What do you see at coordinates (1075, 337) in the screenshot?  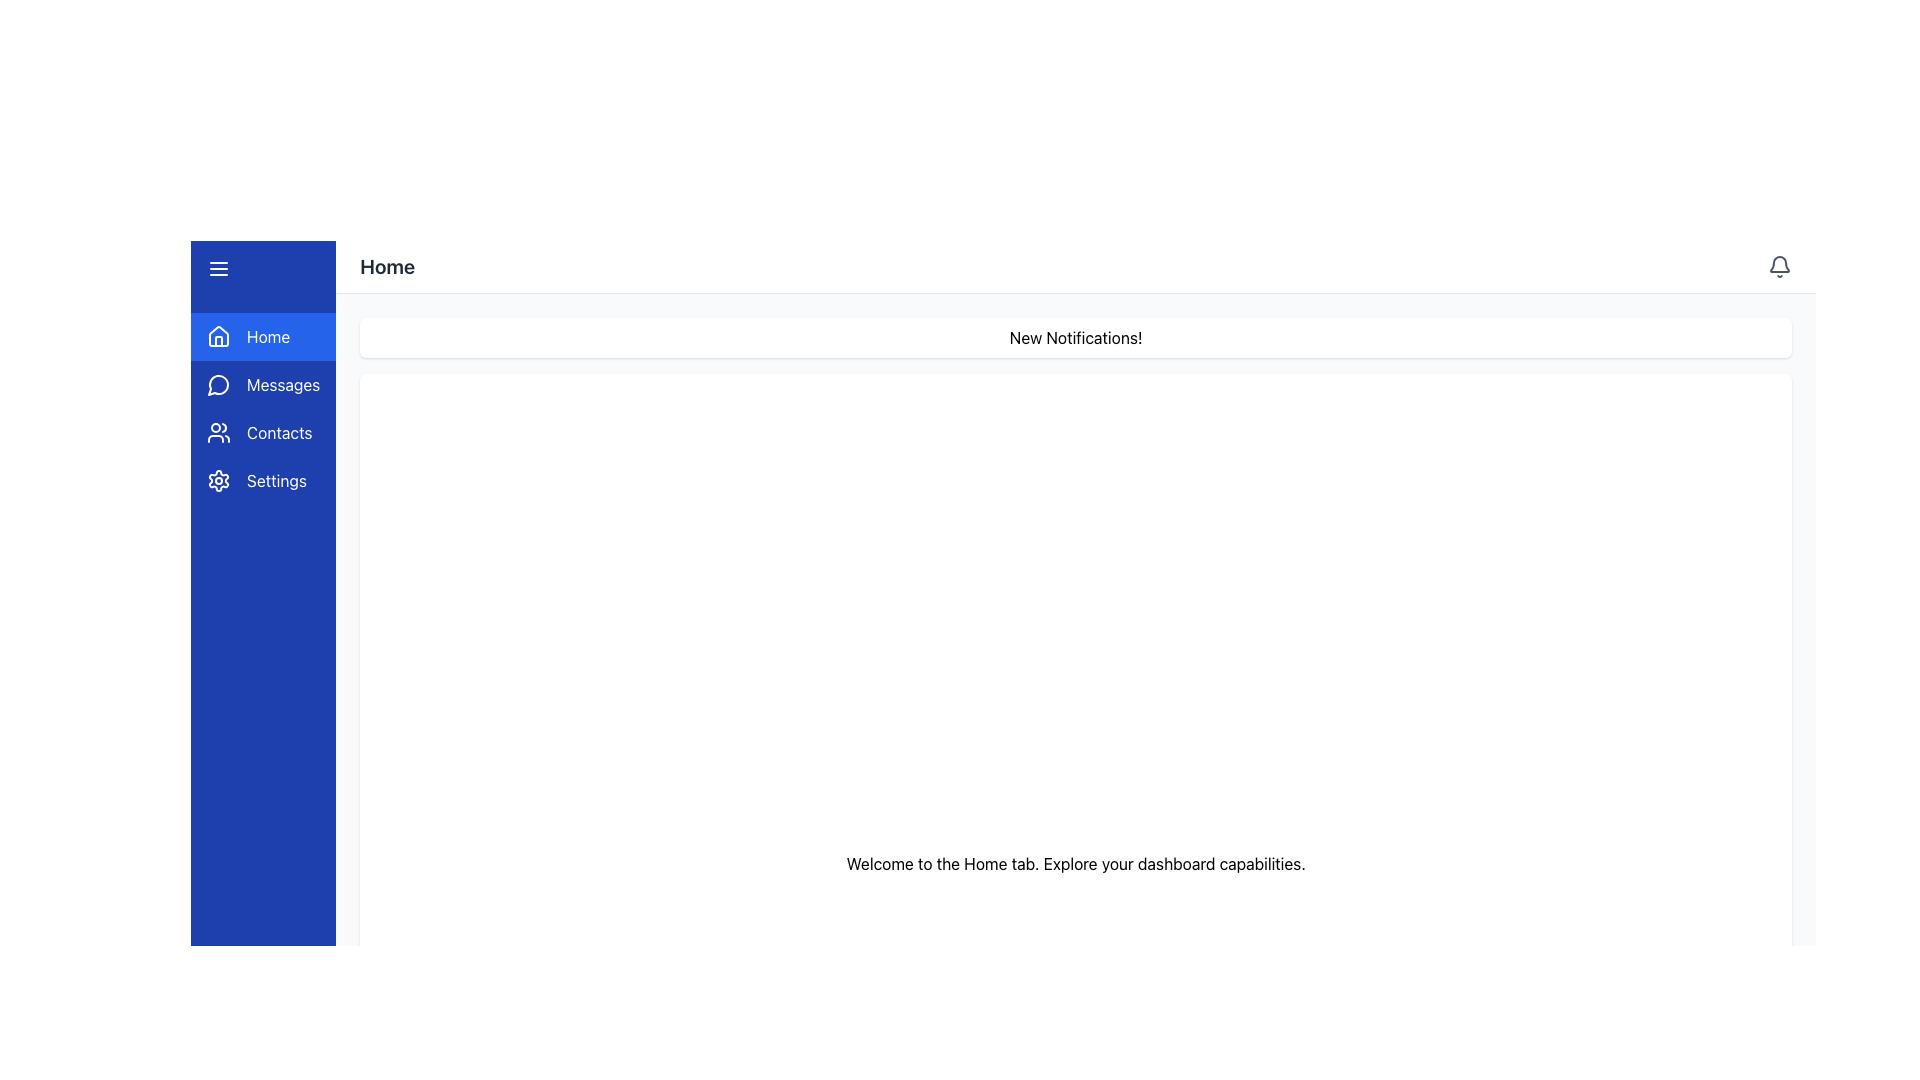 I see `notification text from the Static text notification banner that displays 'New Notifications!'` at bounding box center [1075, 337].